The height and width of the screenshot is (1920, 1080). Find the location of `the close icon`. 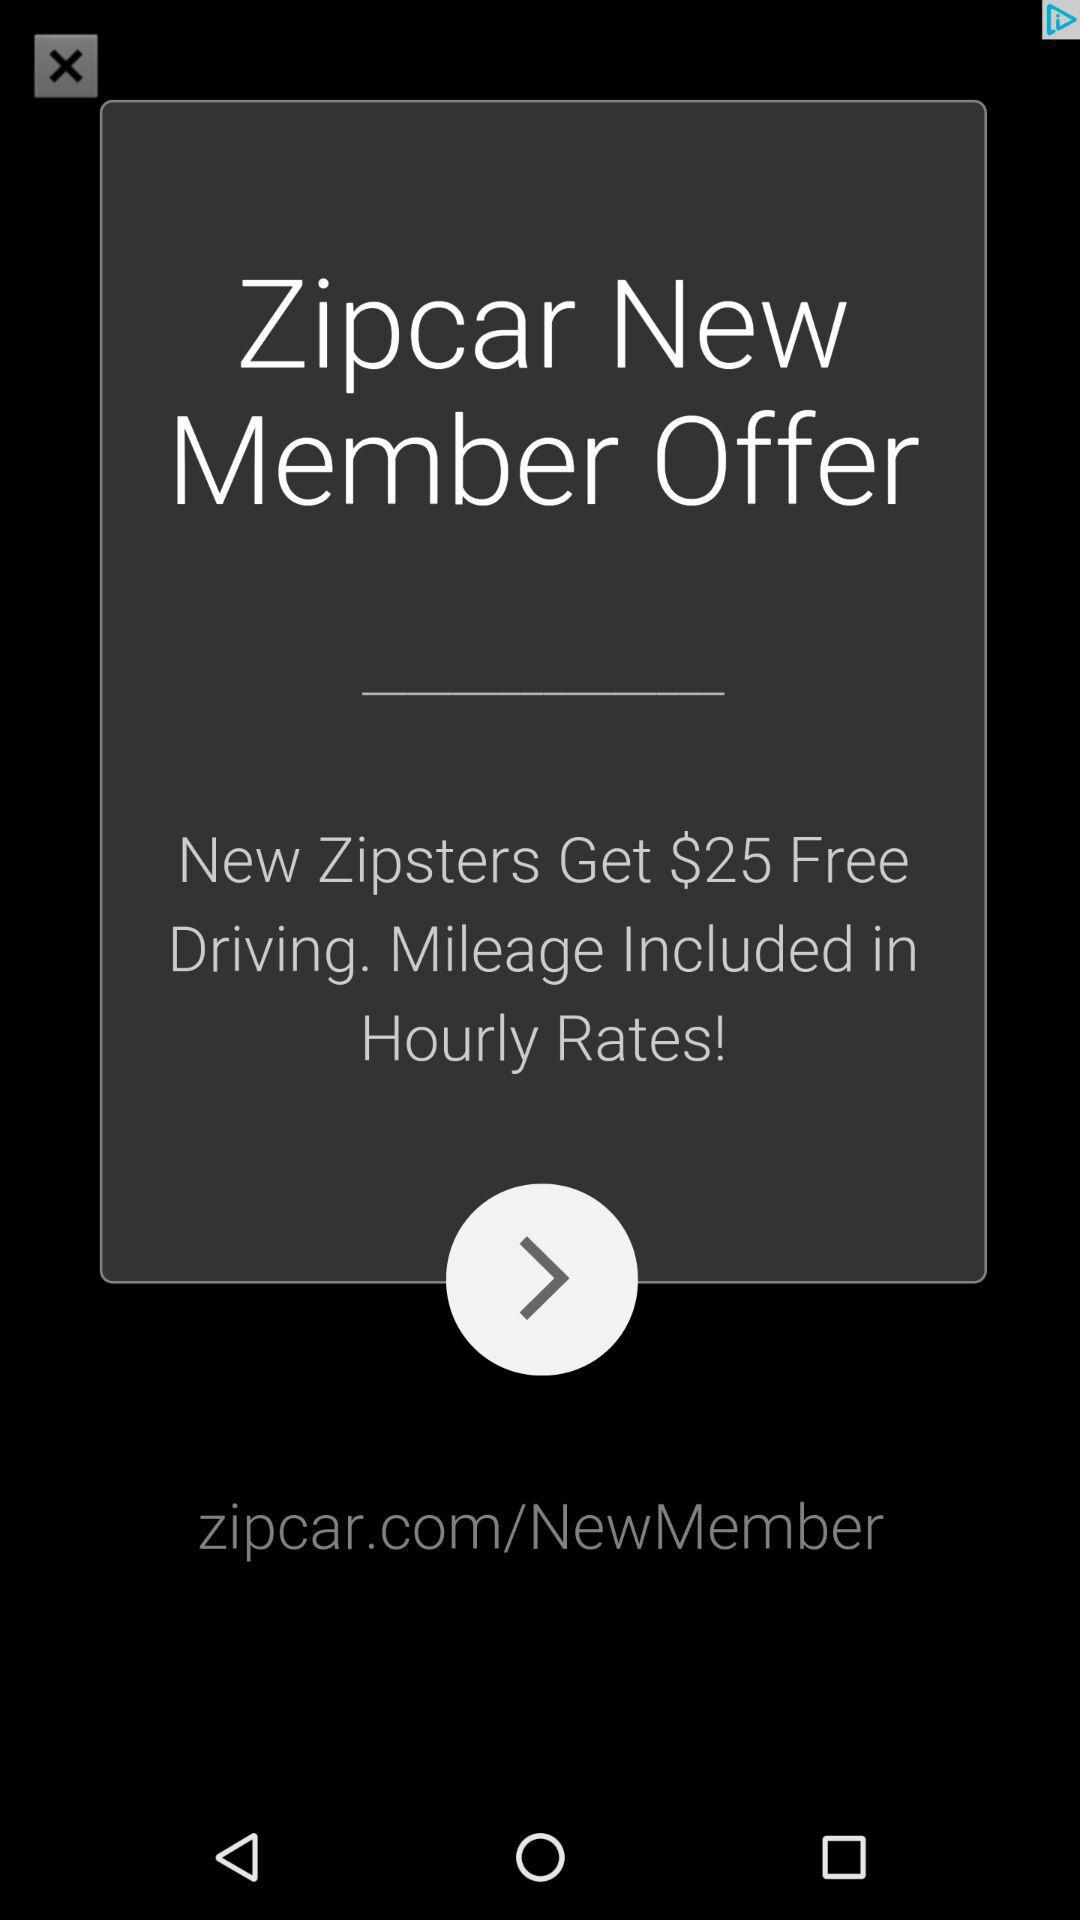

the close icon is located at coordinates (64, 70).